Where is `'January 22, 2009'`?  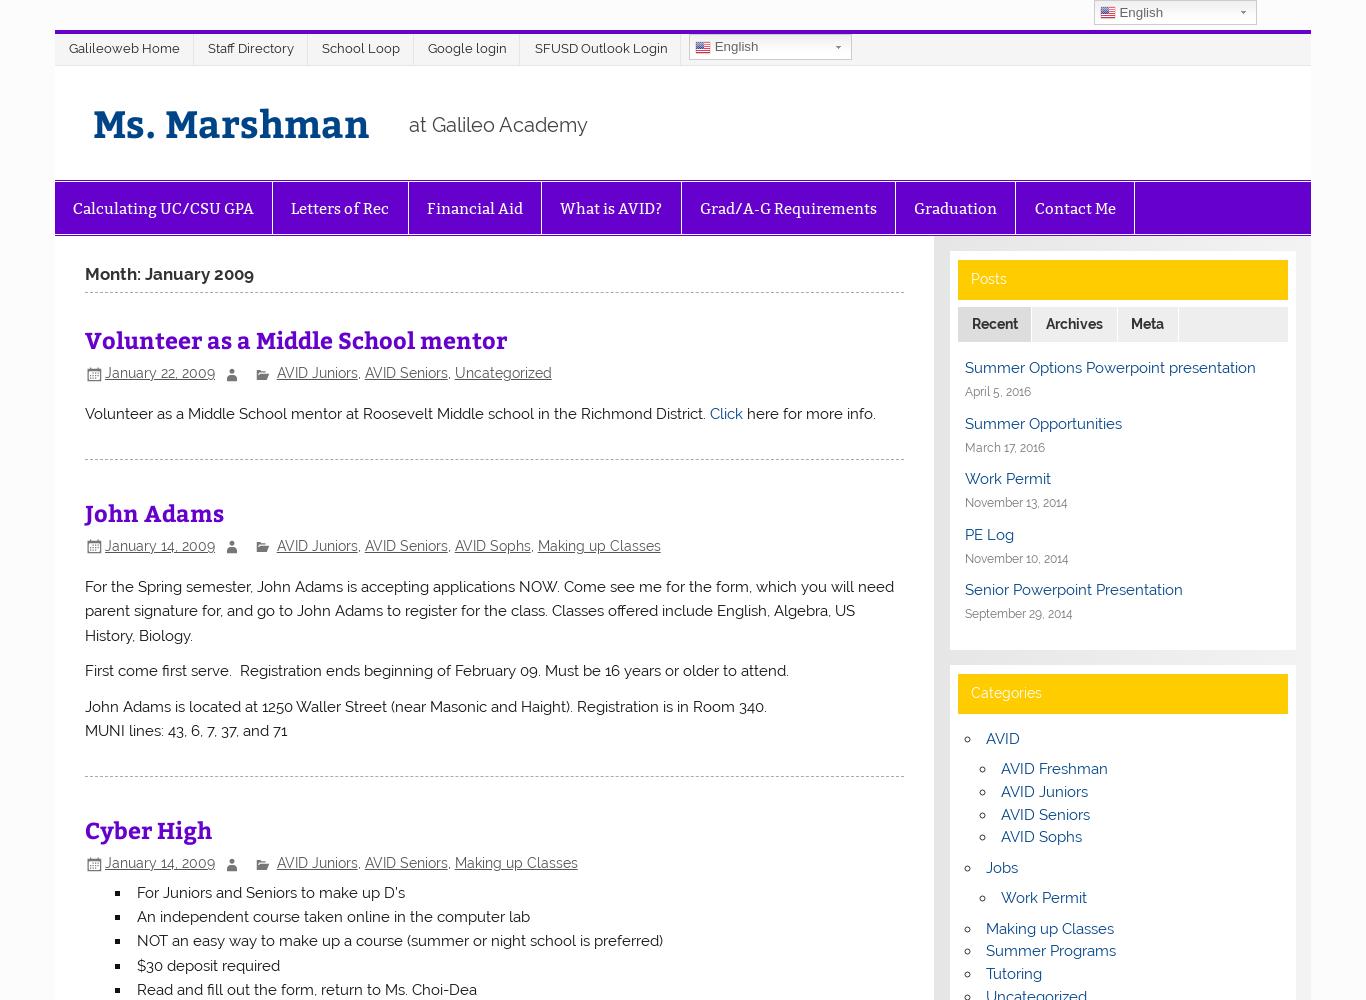
'January 22, 2009' is located at coordinates (158, 372).